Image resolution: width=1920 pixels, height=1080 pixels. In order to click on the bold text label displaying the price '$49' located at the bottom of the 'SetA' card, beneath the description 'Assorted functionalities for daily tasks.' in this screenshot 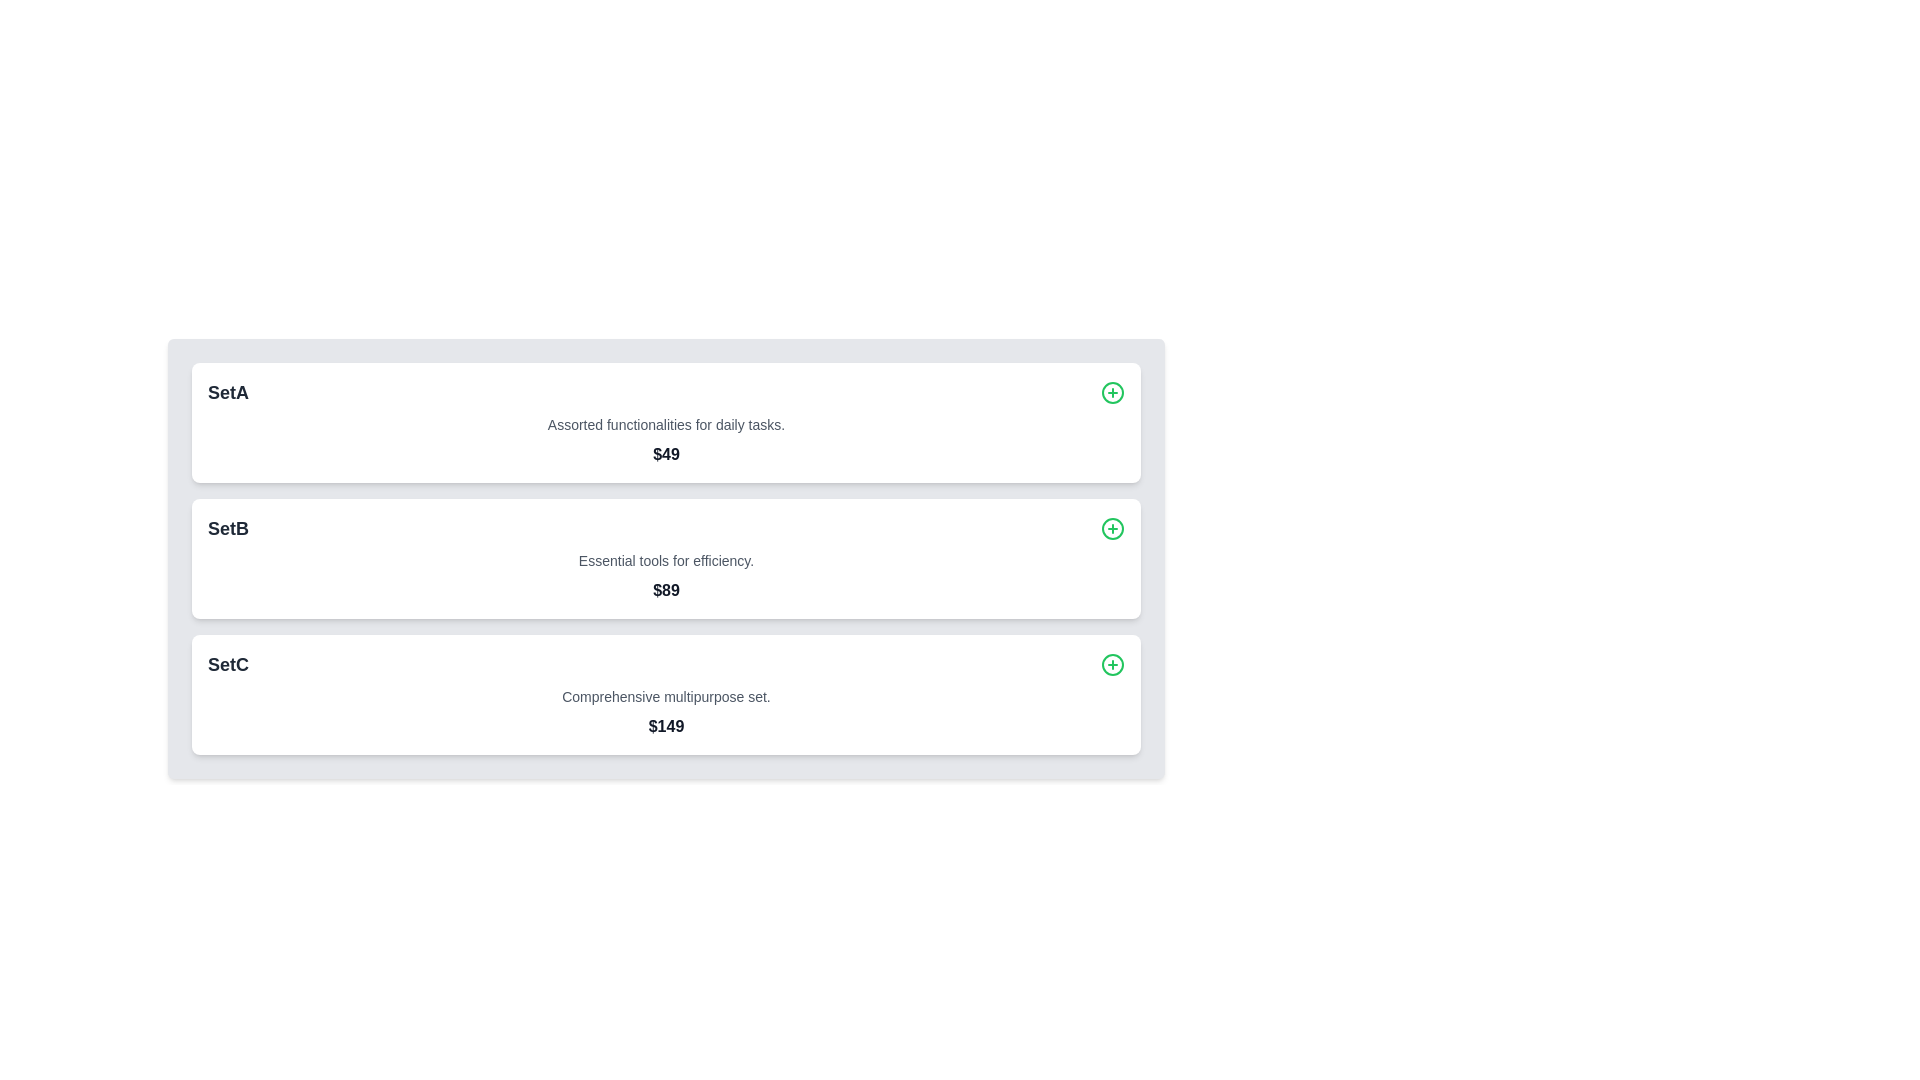, I will do `click(666, 455)`.